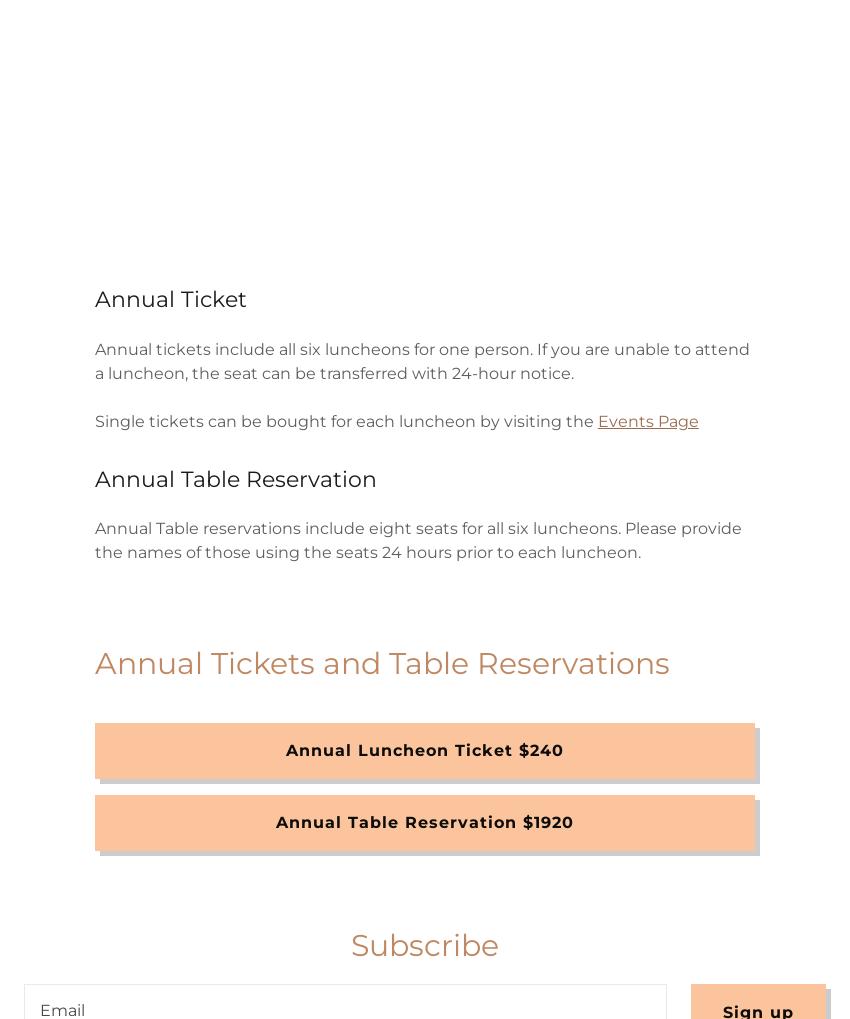 The height and width of the screenshot is (1019, 850). Describe the element at coordinates (424, 822) in the screenshot. I see `'Annual Table Reservation $1920'` at that location.